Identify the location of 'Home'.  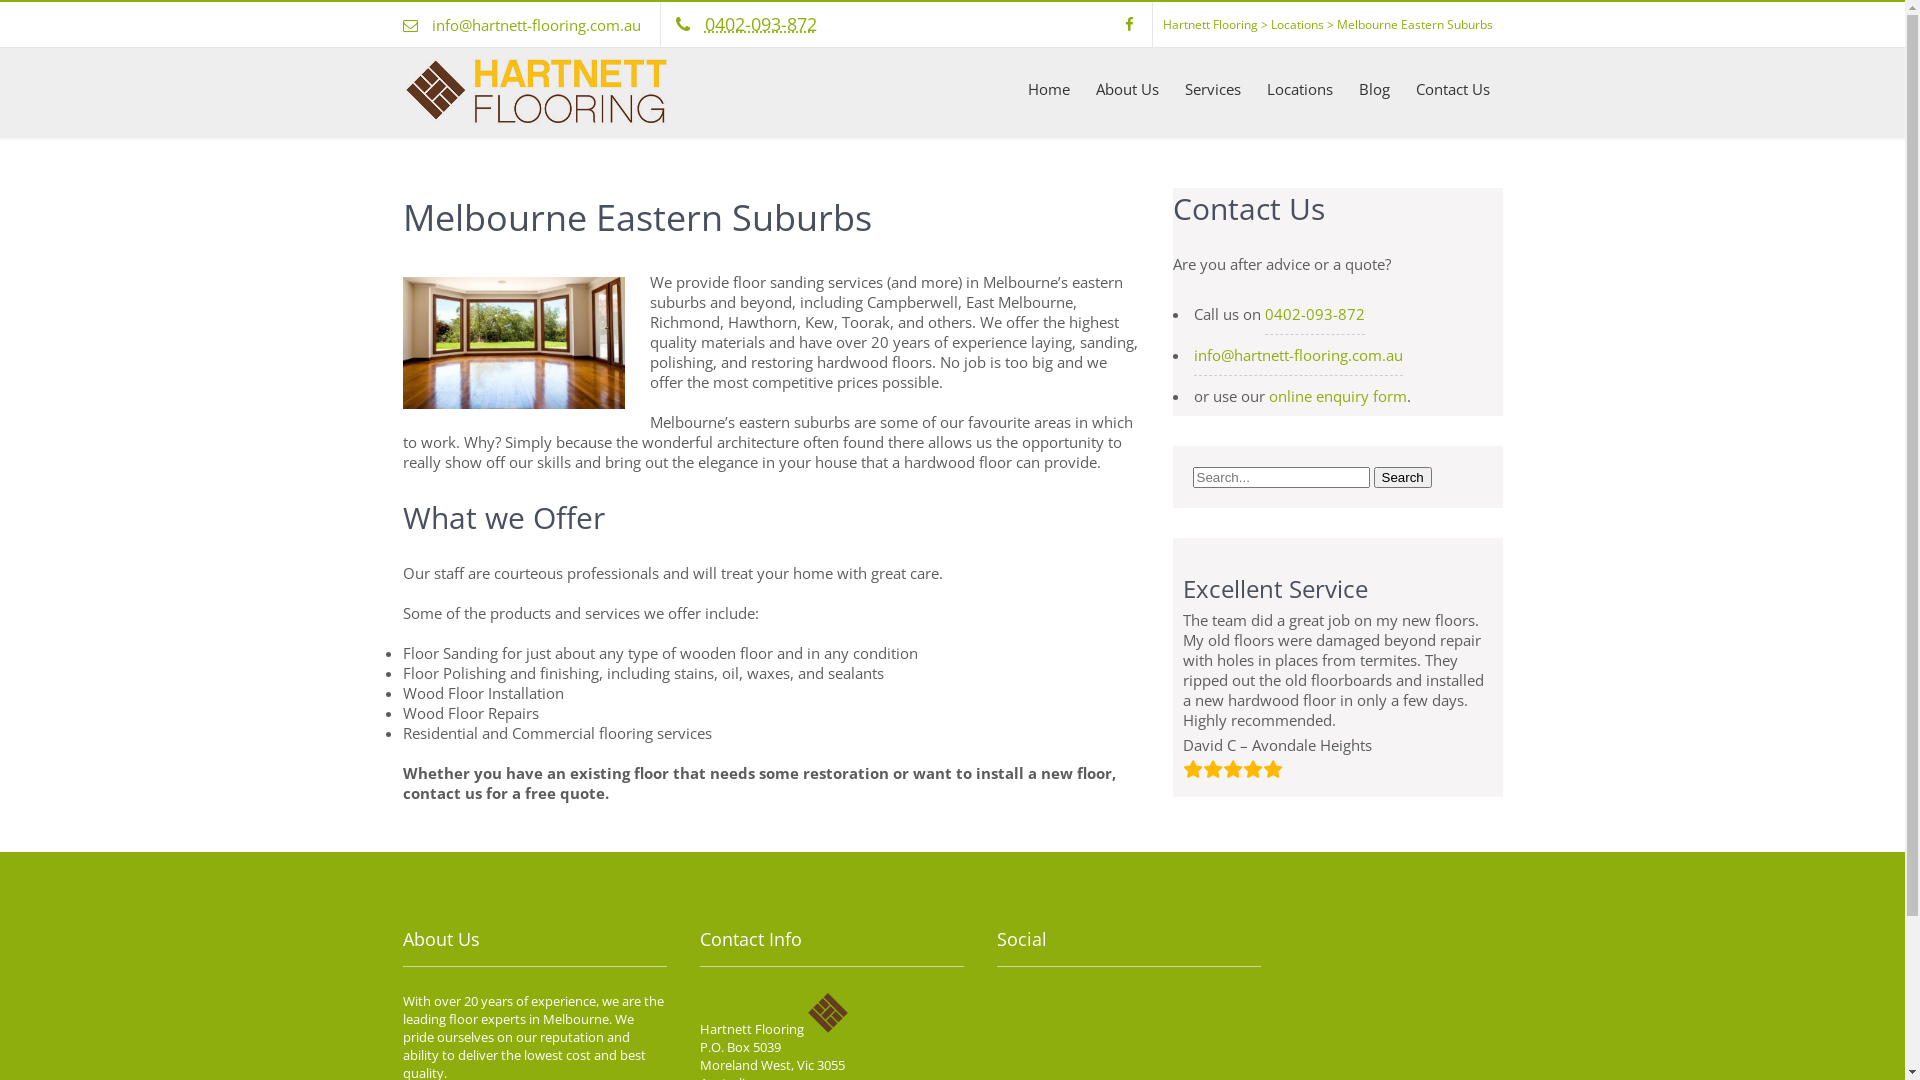
(1046, 87).